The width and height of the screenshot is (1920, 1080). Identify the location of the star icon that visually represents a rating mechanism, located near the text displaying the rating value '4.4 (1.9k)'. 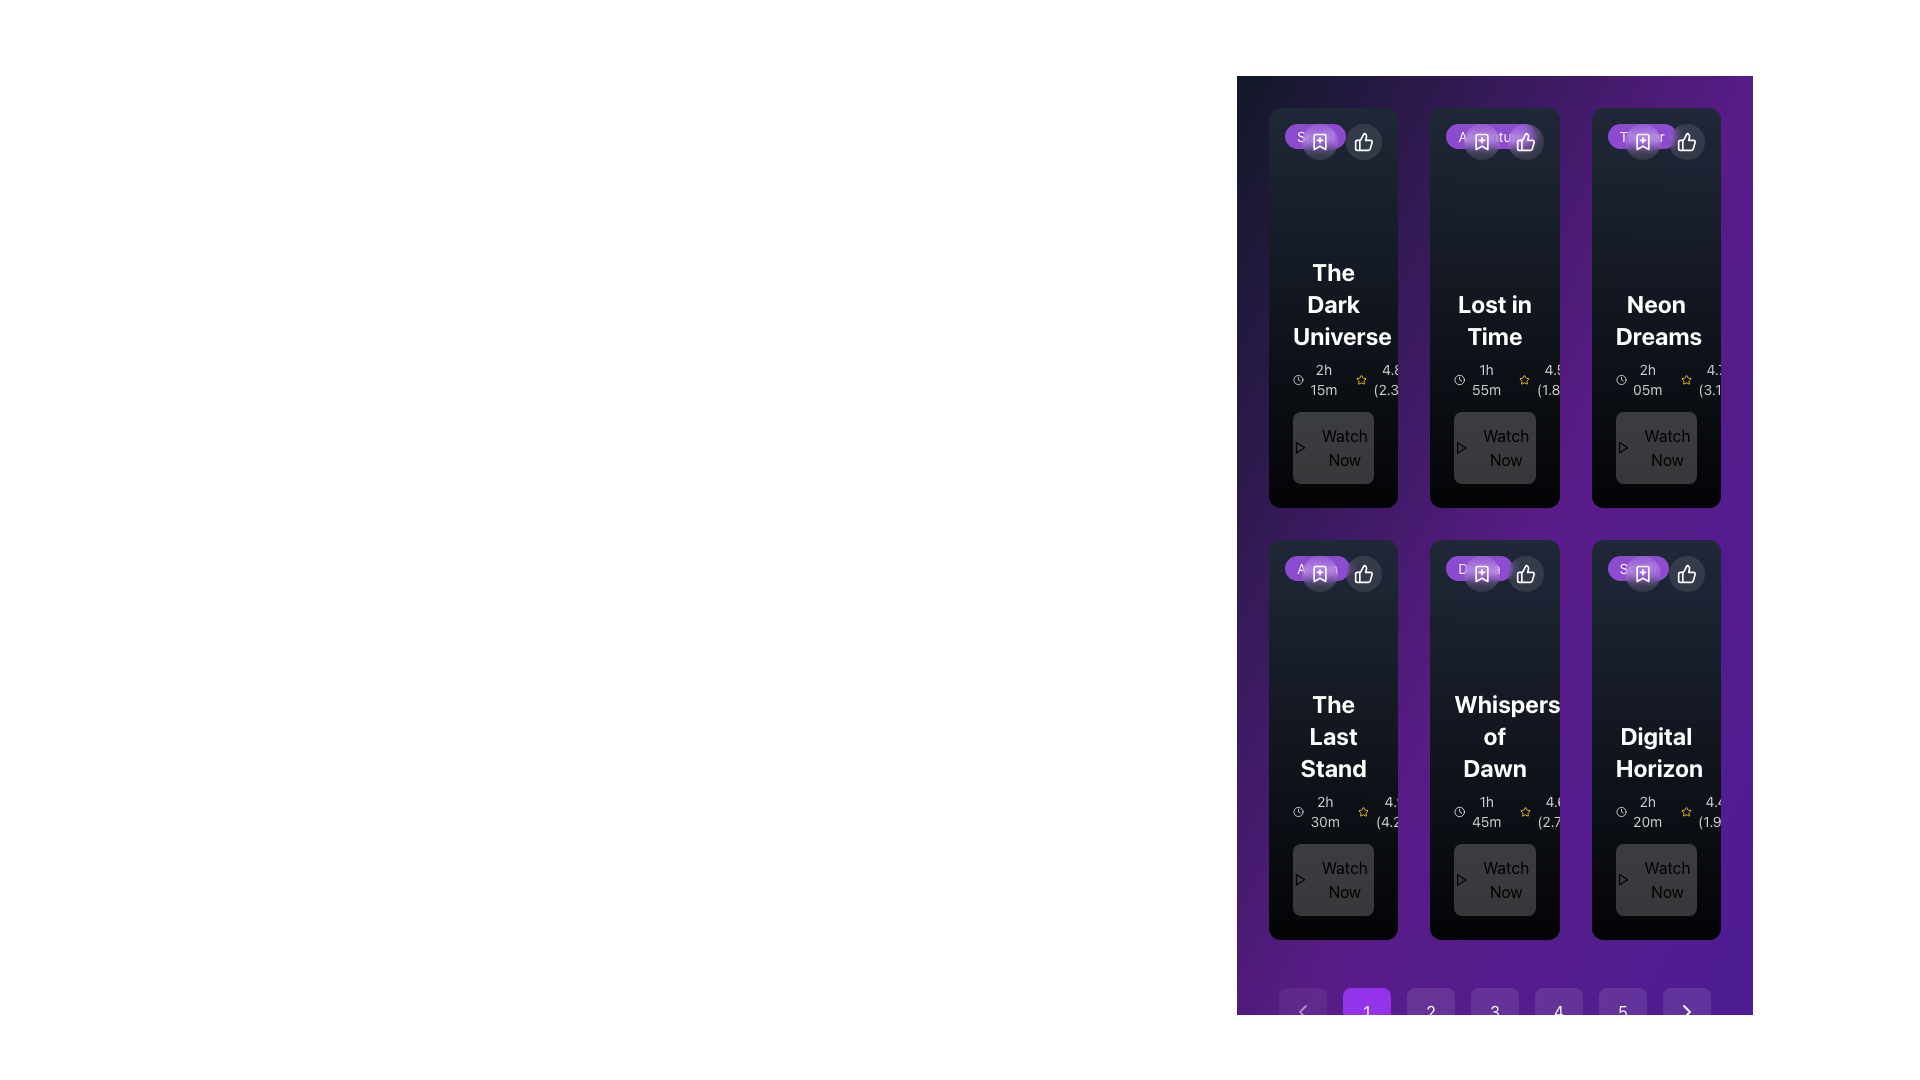
(1685, 812).